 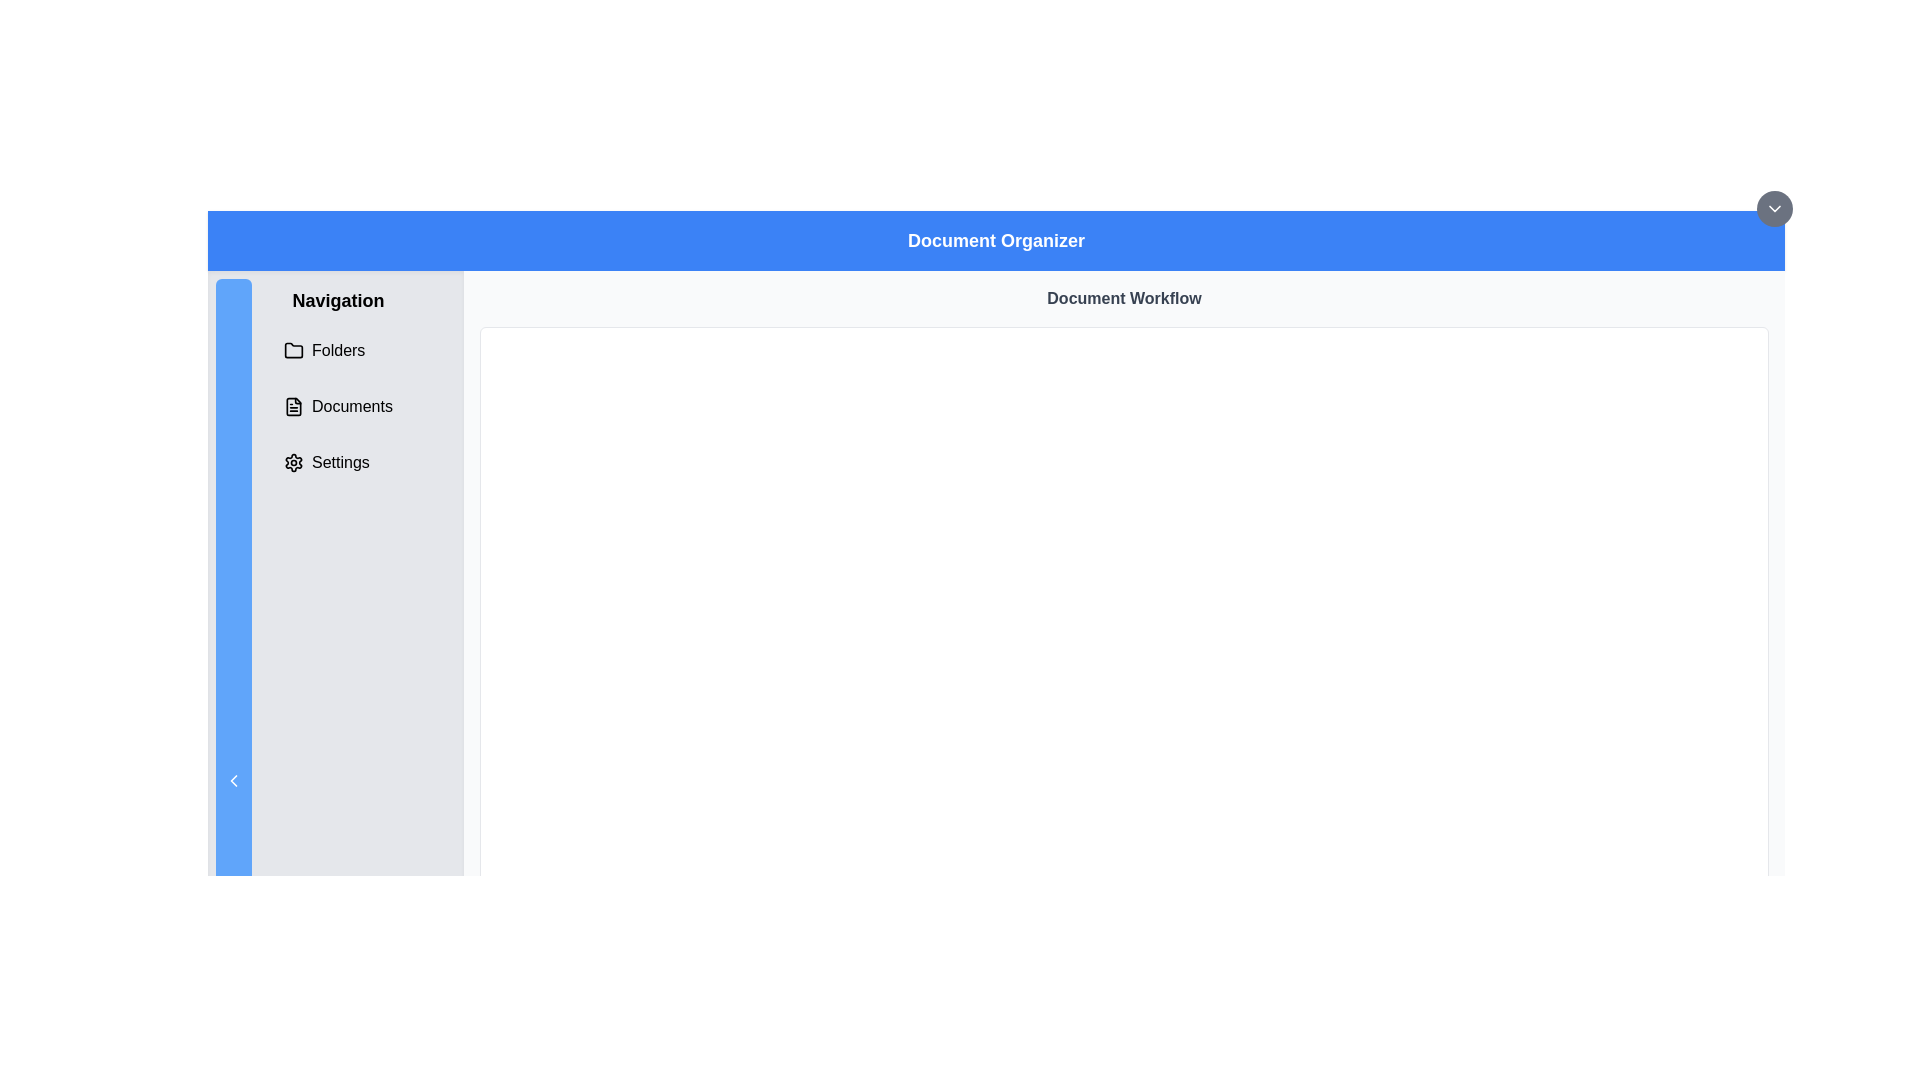 I want to click on the 'Documents' item in the vertical navigation menu located beneath the 'Navigation' header, so click(x=338, y=406).